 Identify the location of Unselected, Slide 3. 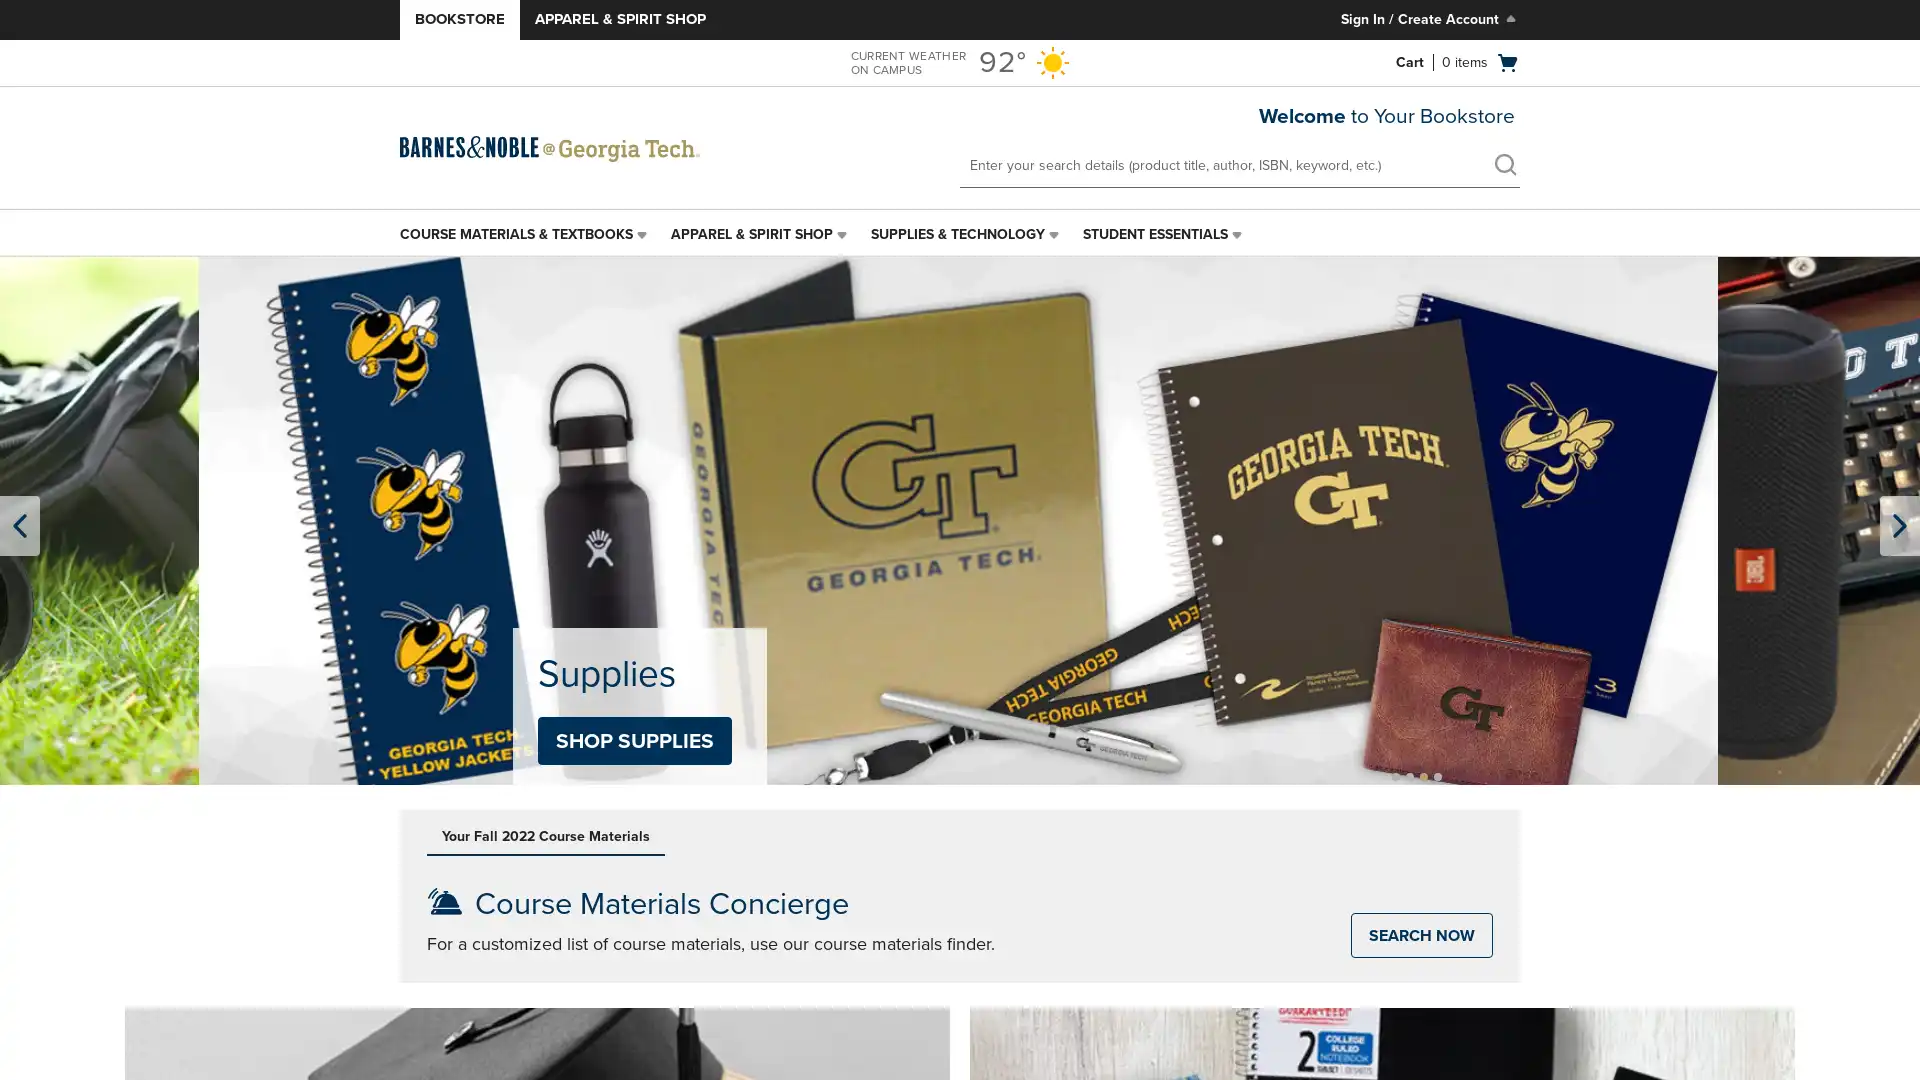
(1423, 775).